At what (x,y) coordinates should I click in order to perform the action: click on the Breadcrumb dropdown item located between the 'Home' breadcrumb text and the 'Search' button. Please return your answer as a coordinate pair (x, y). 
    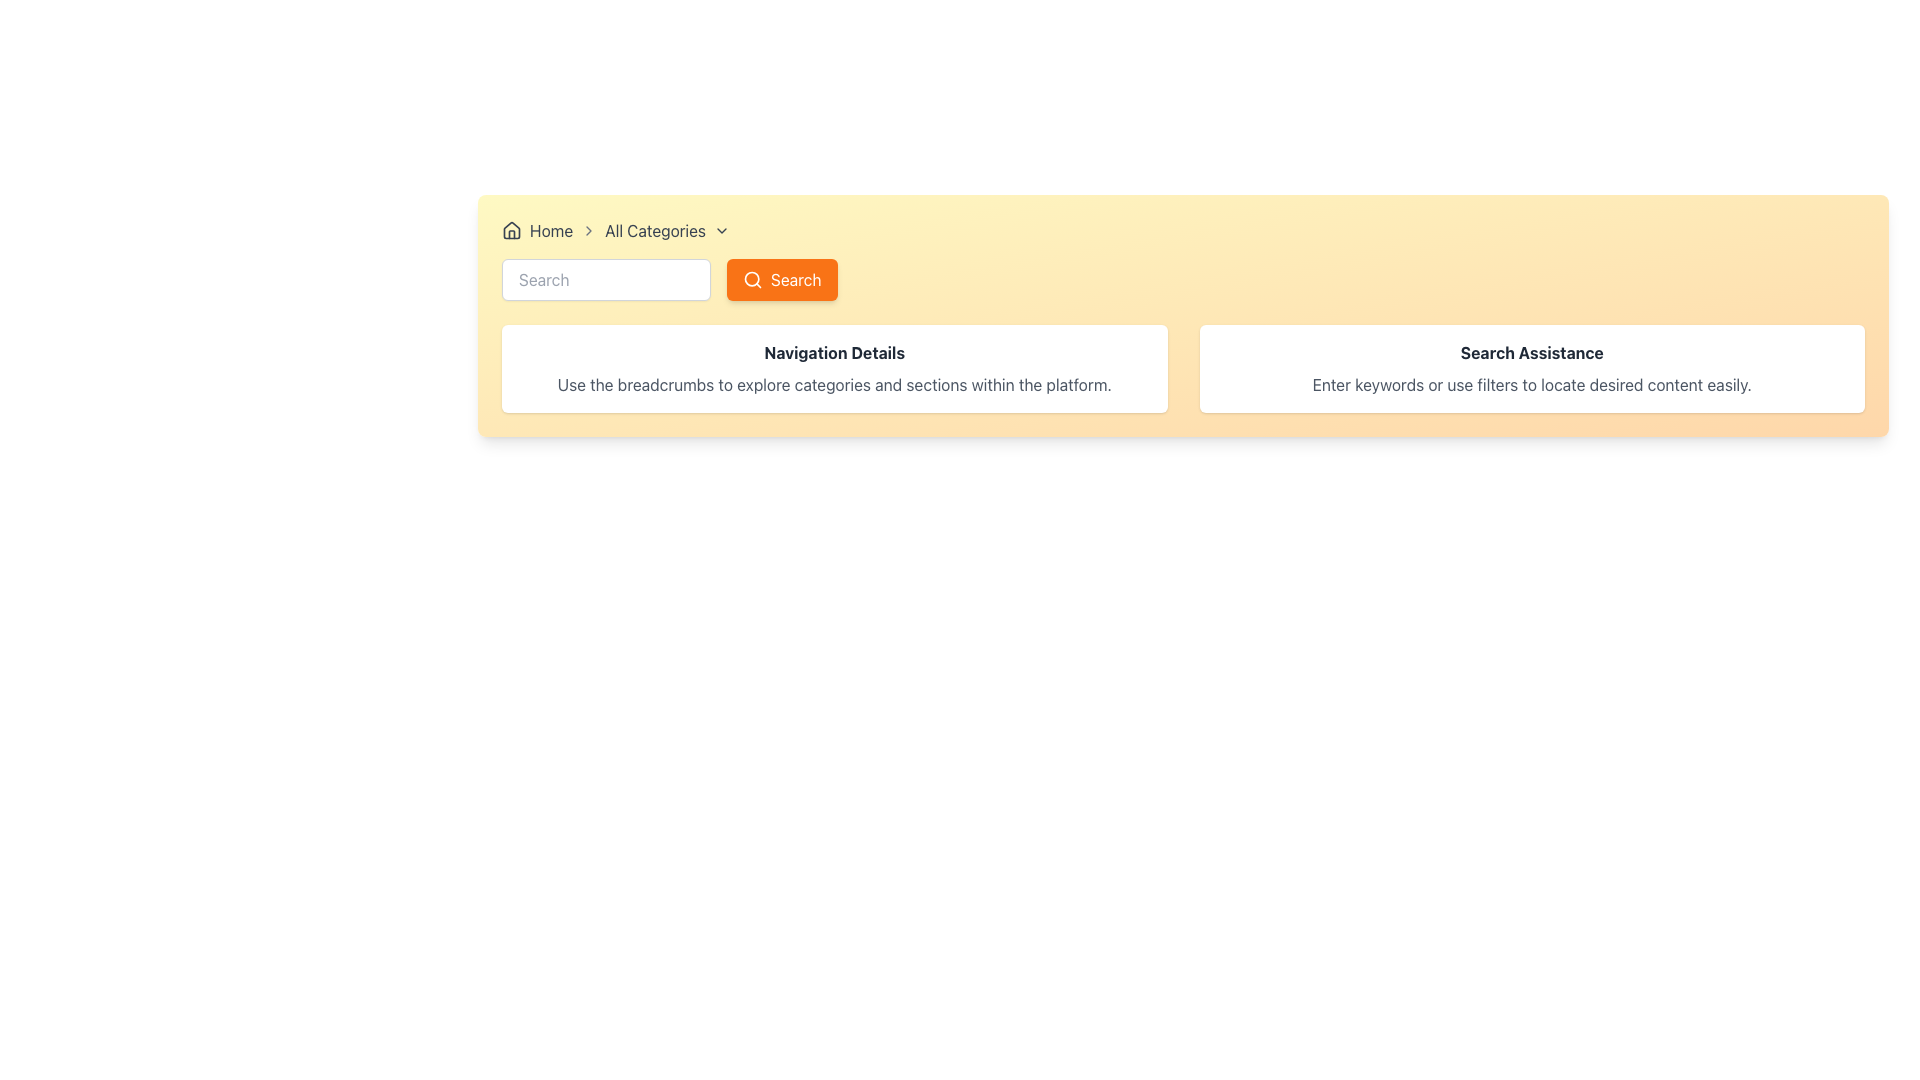
    Looking at the image, I should click on (667, 230).